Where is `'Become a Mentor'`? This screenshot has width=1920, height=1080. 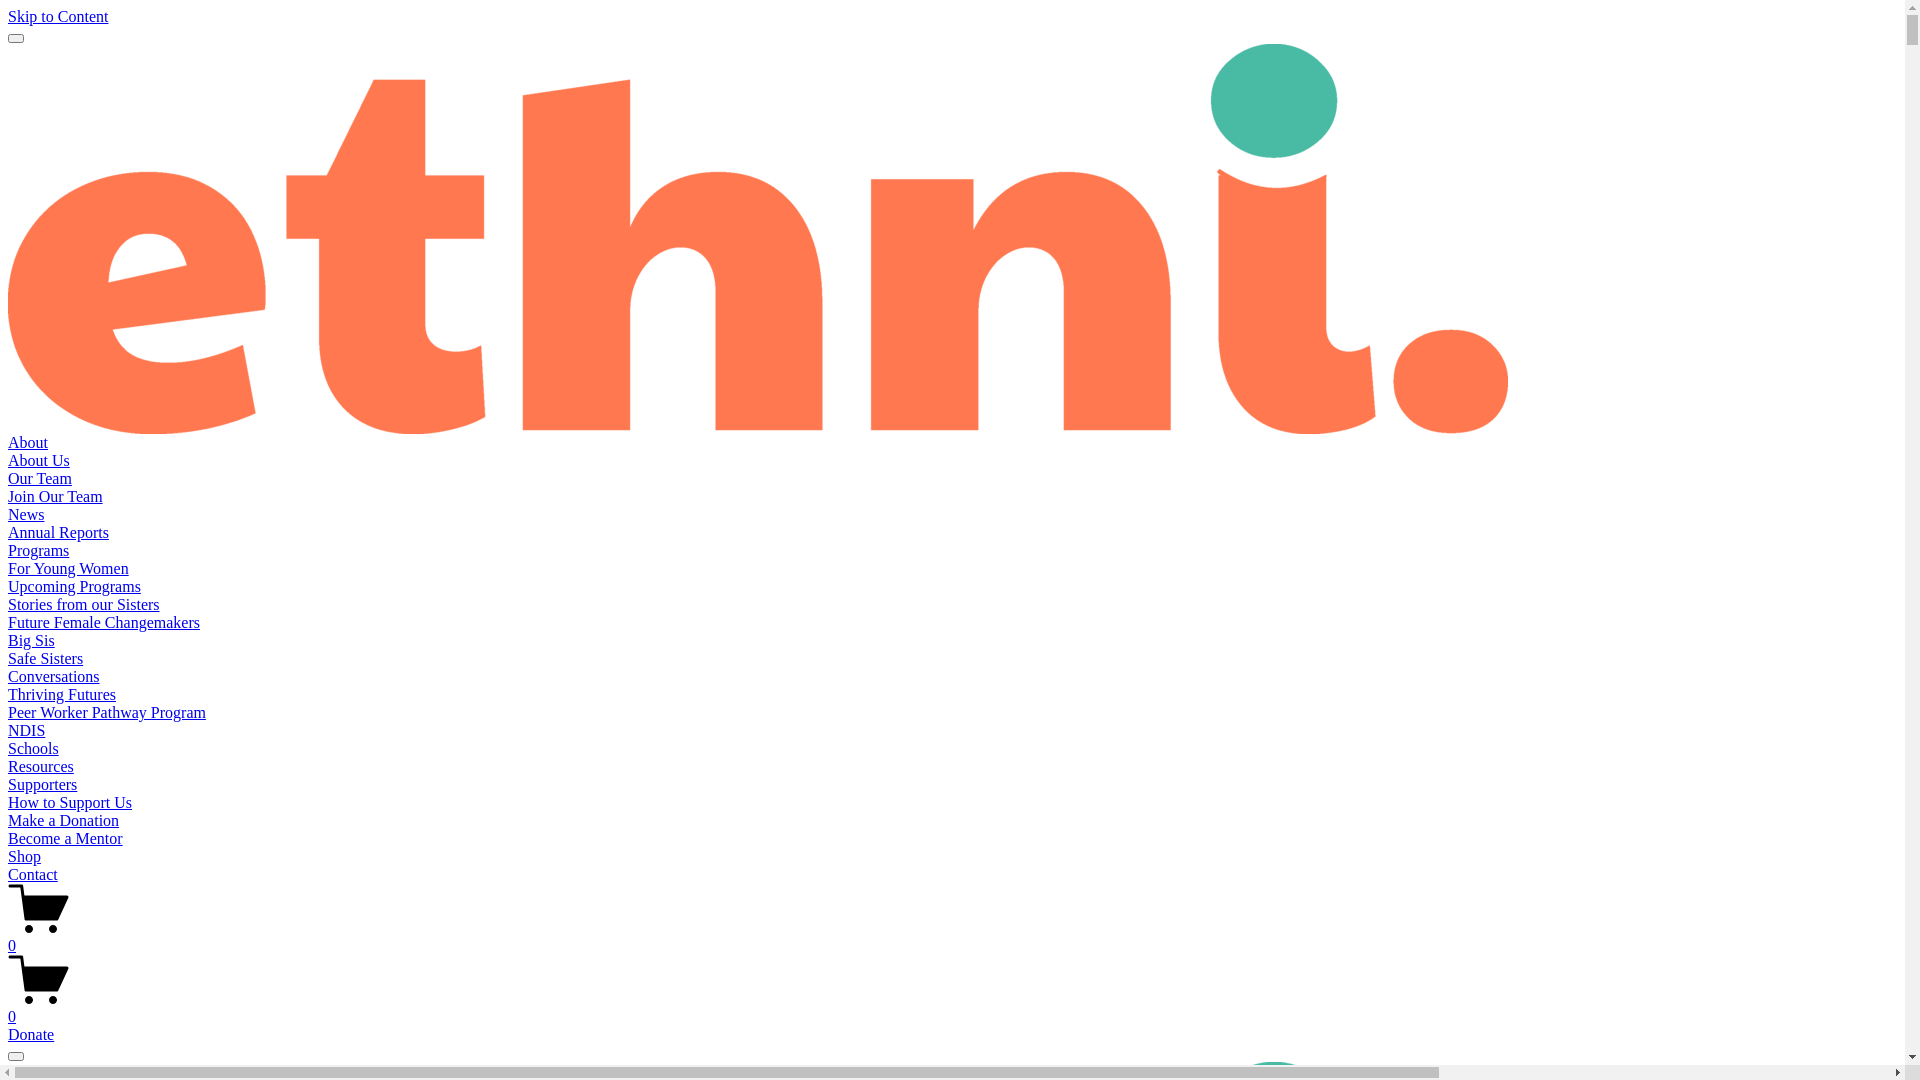 'Become a Mentor' is located at coordinates (65, 838).